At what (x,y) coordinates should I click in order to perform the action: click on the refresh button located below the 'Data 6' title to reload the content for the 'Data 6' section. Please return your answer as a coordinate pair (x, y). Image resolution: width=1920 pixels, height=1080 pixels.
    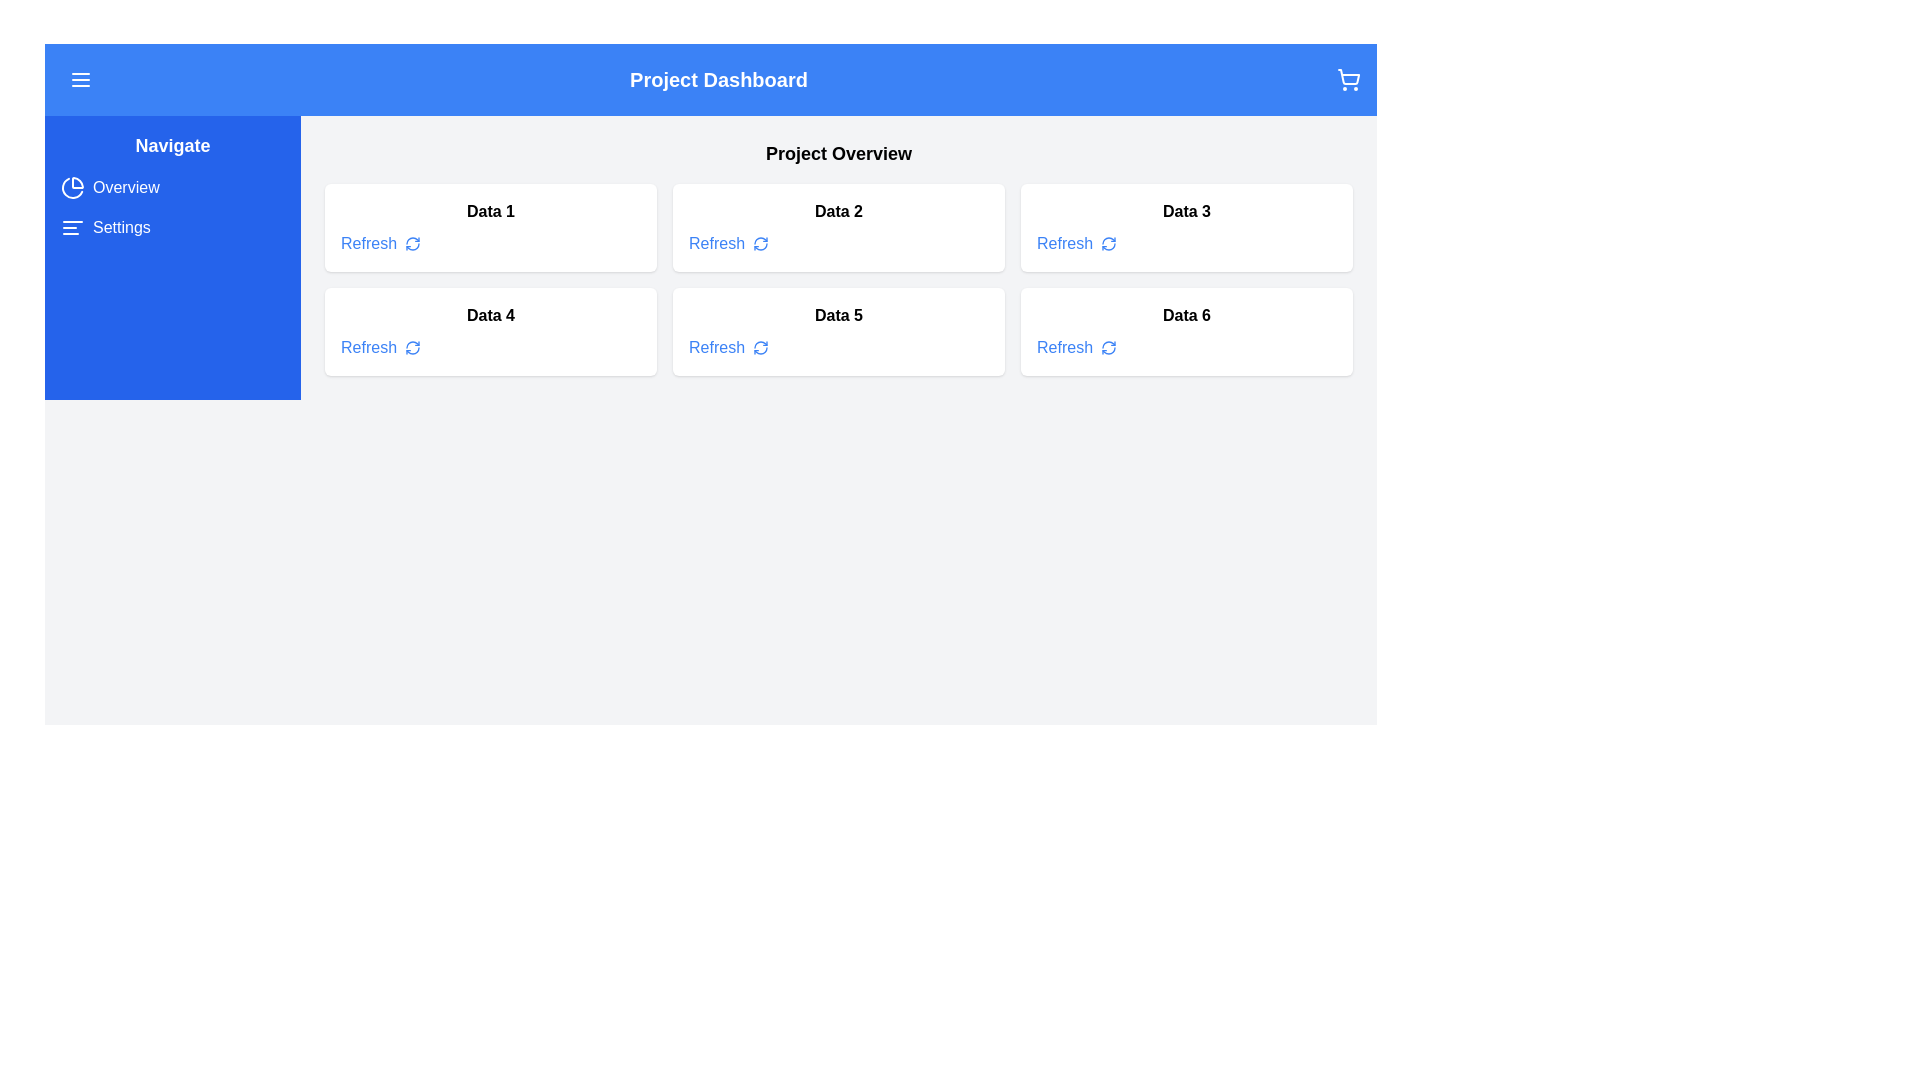
    Looking at the image, I should click on (1075, 346).